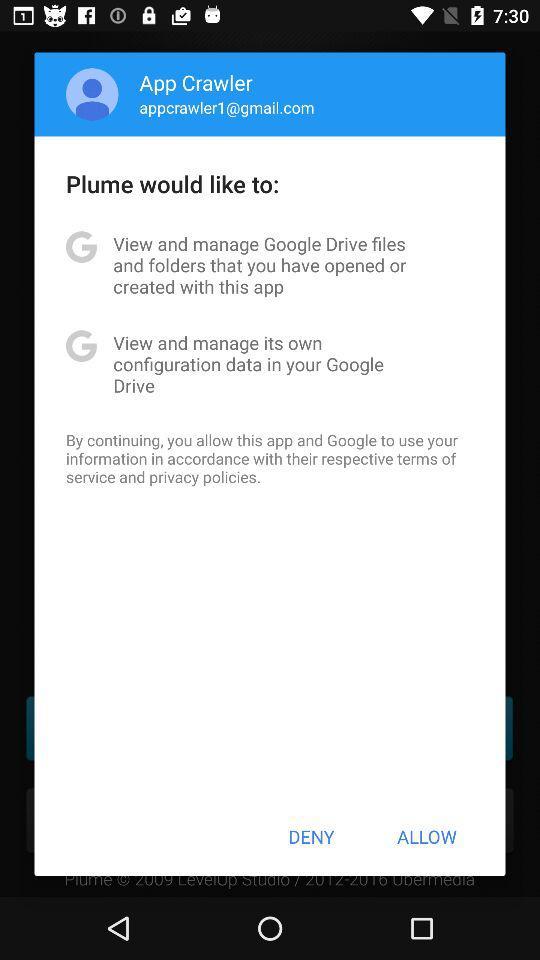 Image resolution: width=540 pixels, height=960 pixels. Describe the element at coordinates (196, 82) in the screenshot. I see `icon above the appcrawler1@gmail.com` at that location.